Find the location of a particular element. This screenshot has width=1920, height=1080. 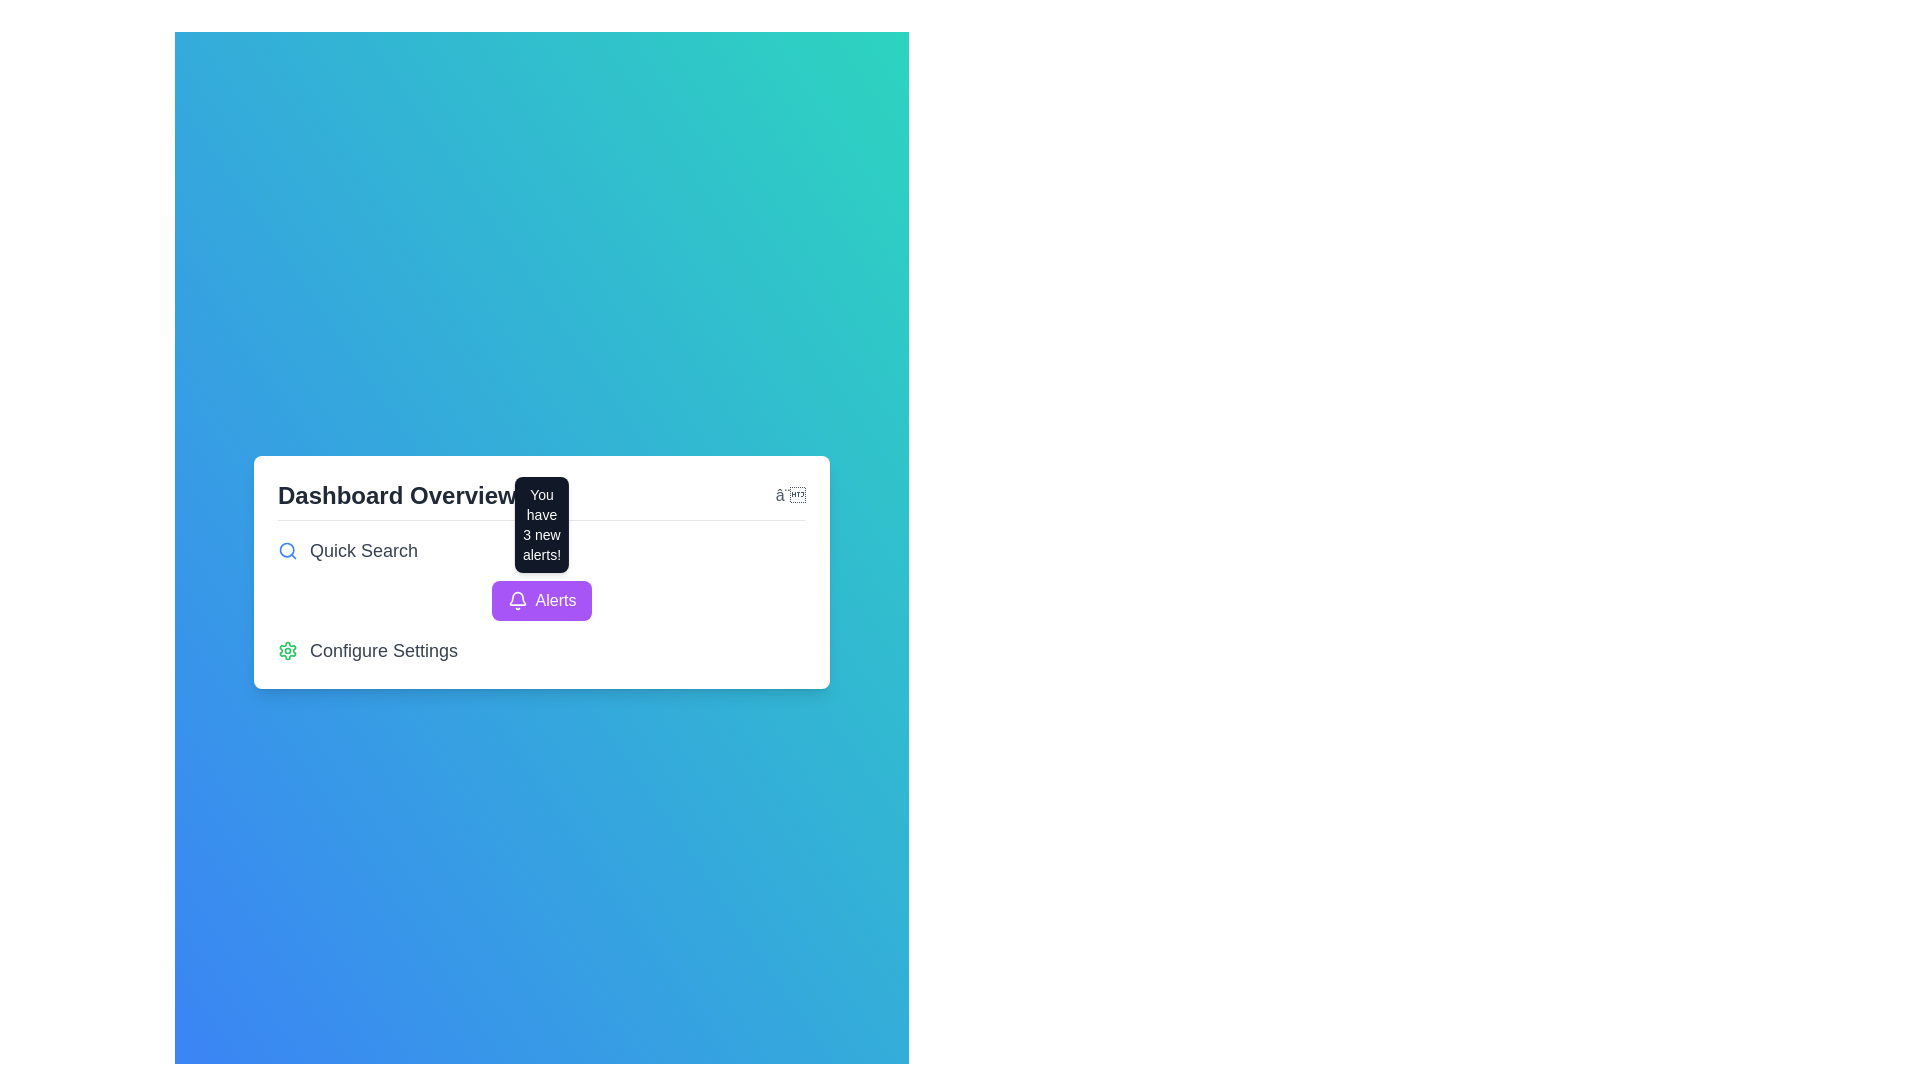

the 'Quick Search' text label that is displayed in large gray font, positioned to the right of the blue magnifying glass icon is located at coordinates (364, 550).